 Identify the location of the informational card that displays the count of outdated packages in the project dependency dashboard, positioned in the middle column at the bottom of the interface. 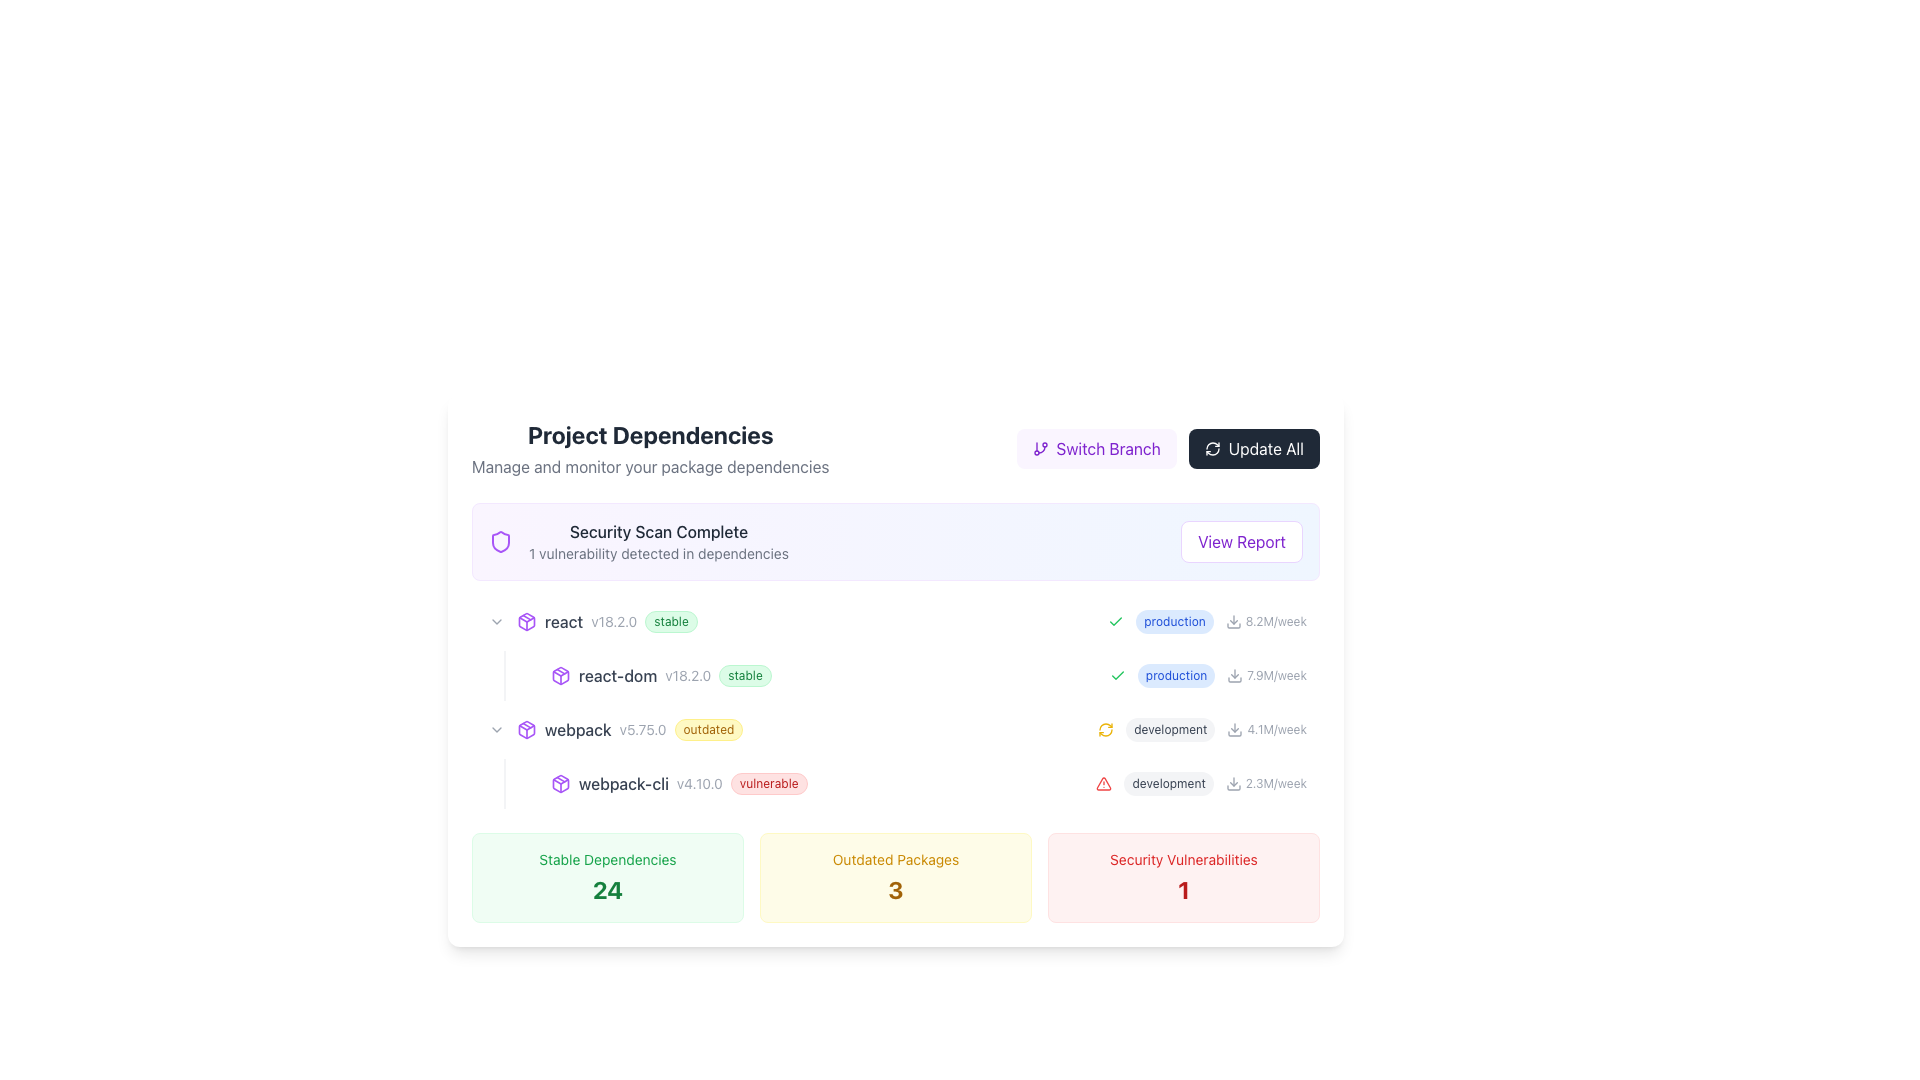
(895, 877).